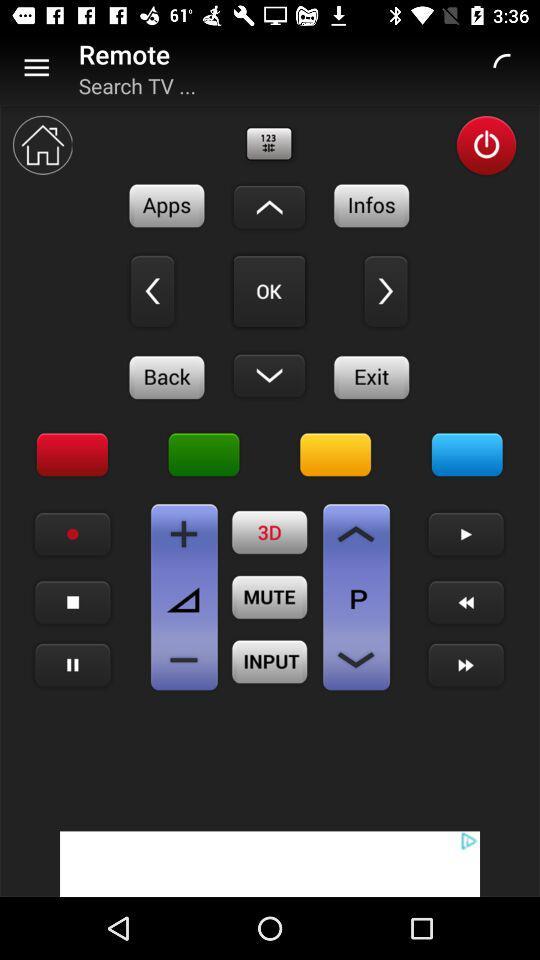  I want to click on click on advertisement, so click(270, 863).